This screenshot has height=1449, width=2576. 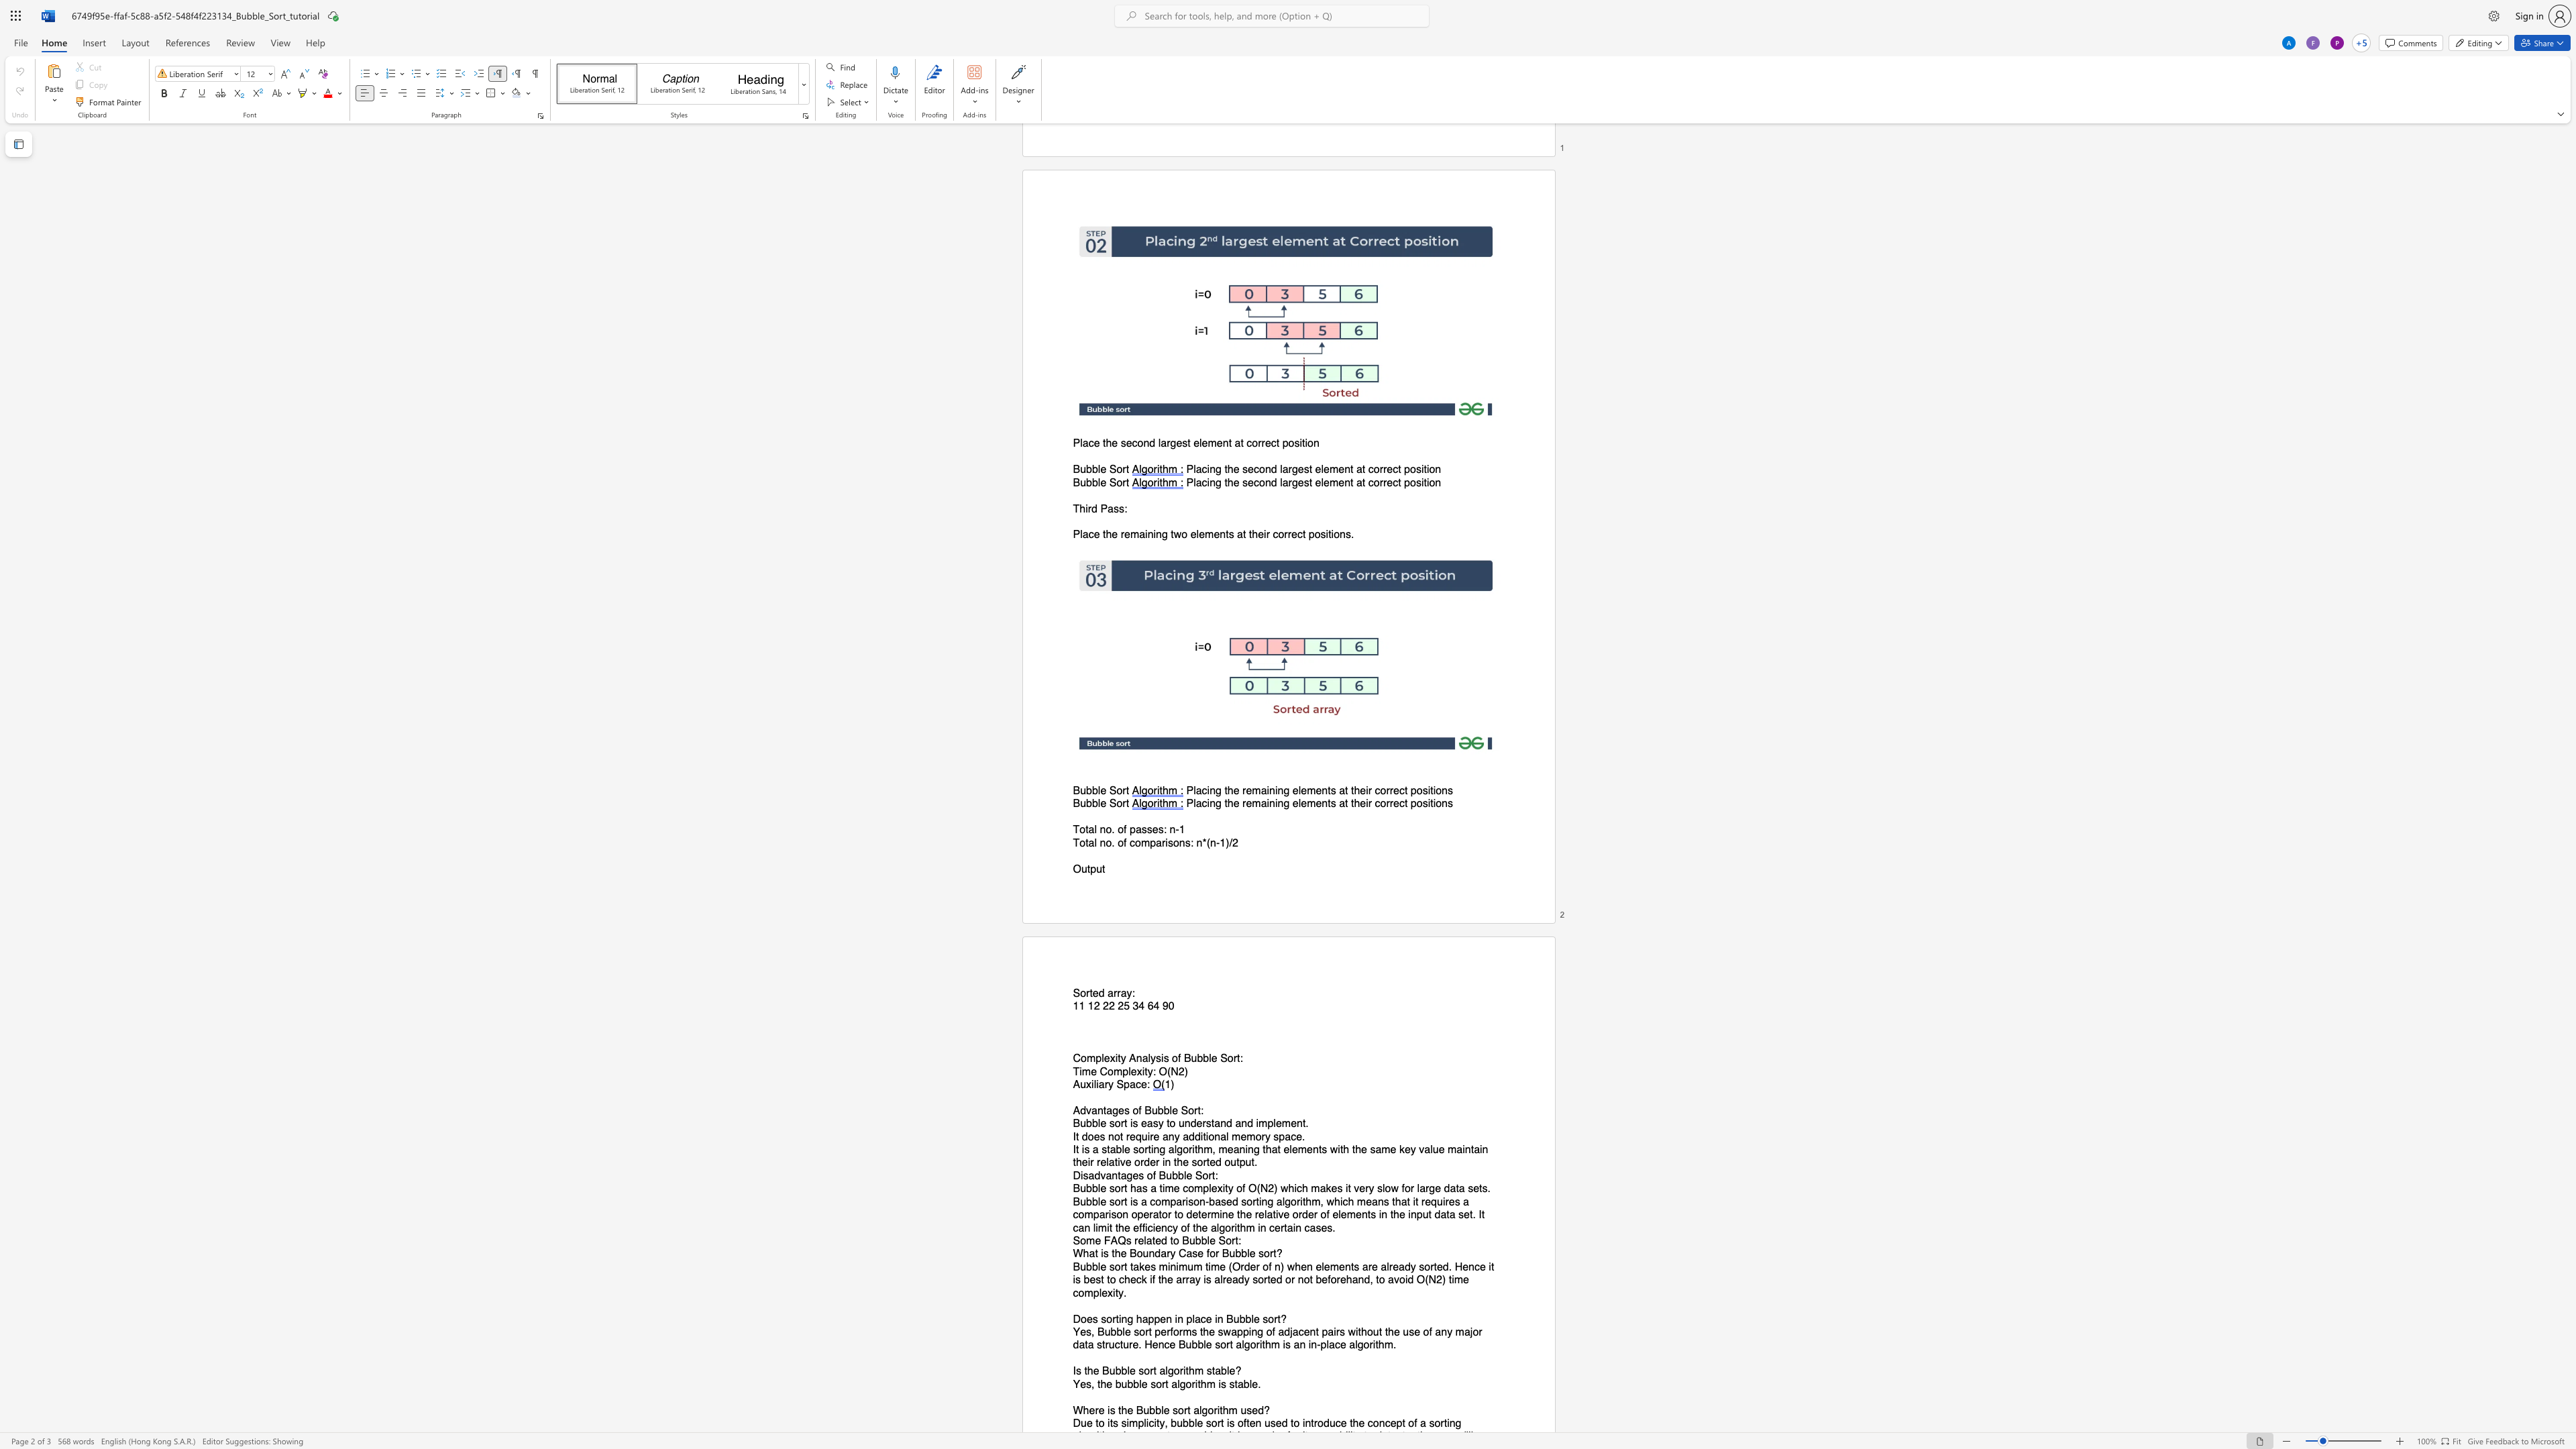 What do you see at coordinates (1214, 1058) in the screenshot?
I see `the 2th character "e" in the text` at bounding box center [1214, 1058].